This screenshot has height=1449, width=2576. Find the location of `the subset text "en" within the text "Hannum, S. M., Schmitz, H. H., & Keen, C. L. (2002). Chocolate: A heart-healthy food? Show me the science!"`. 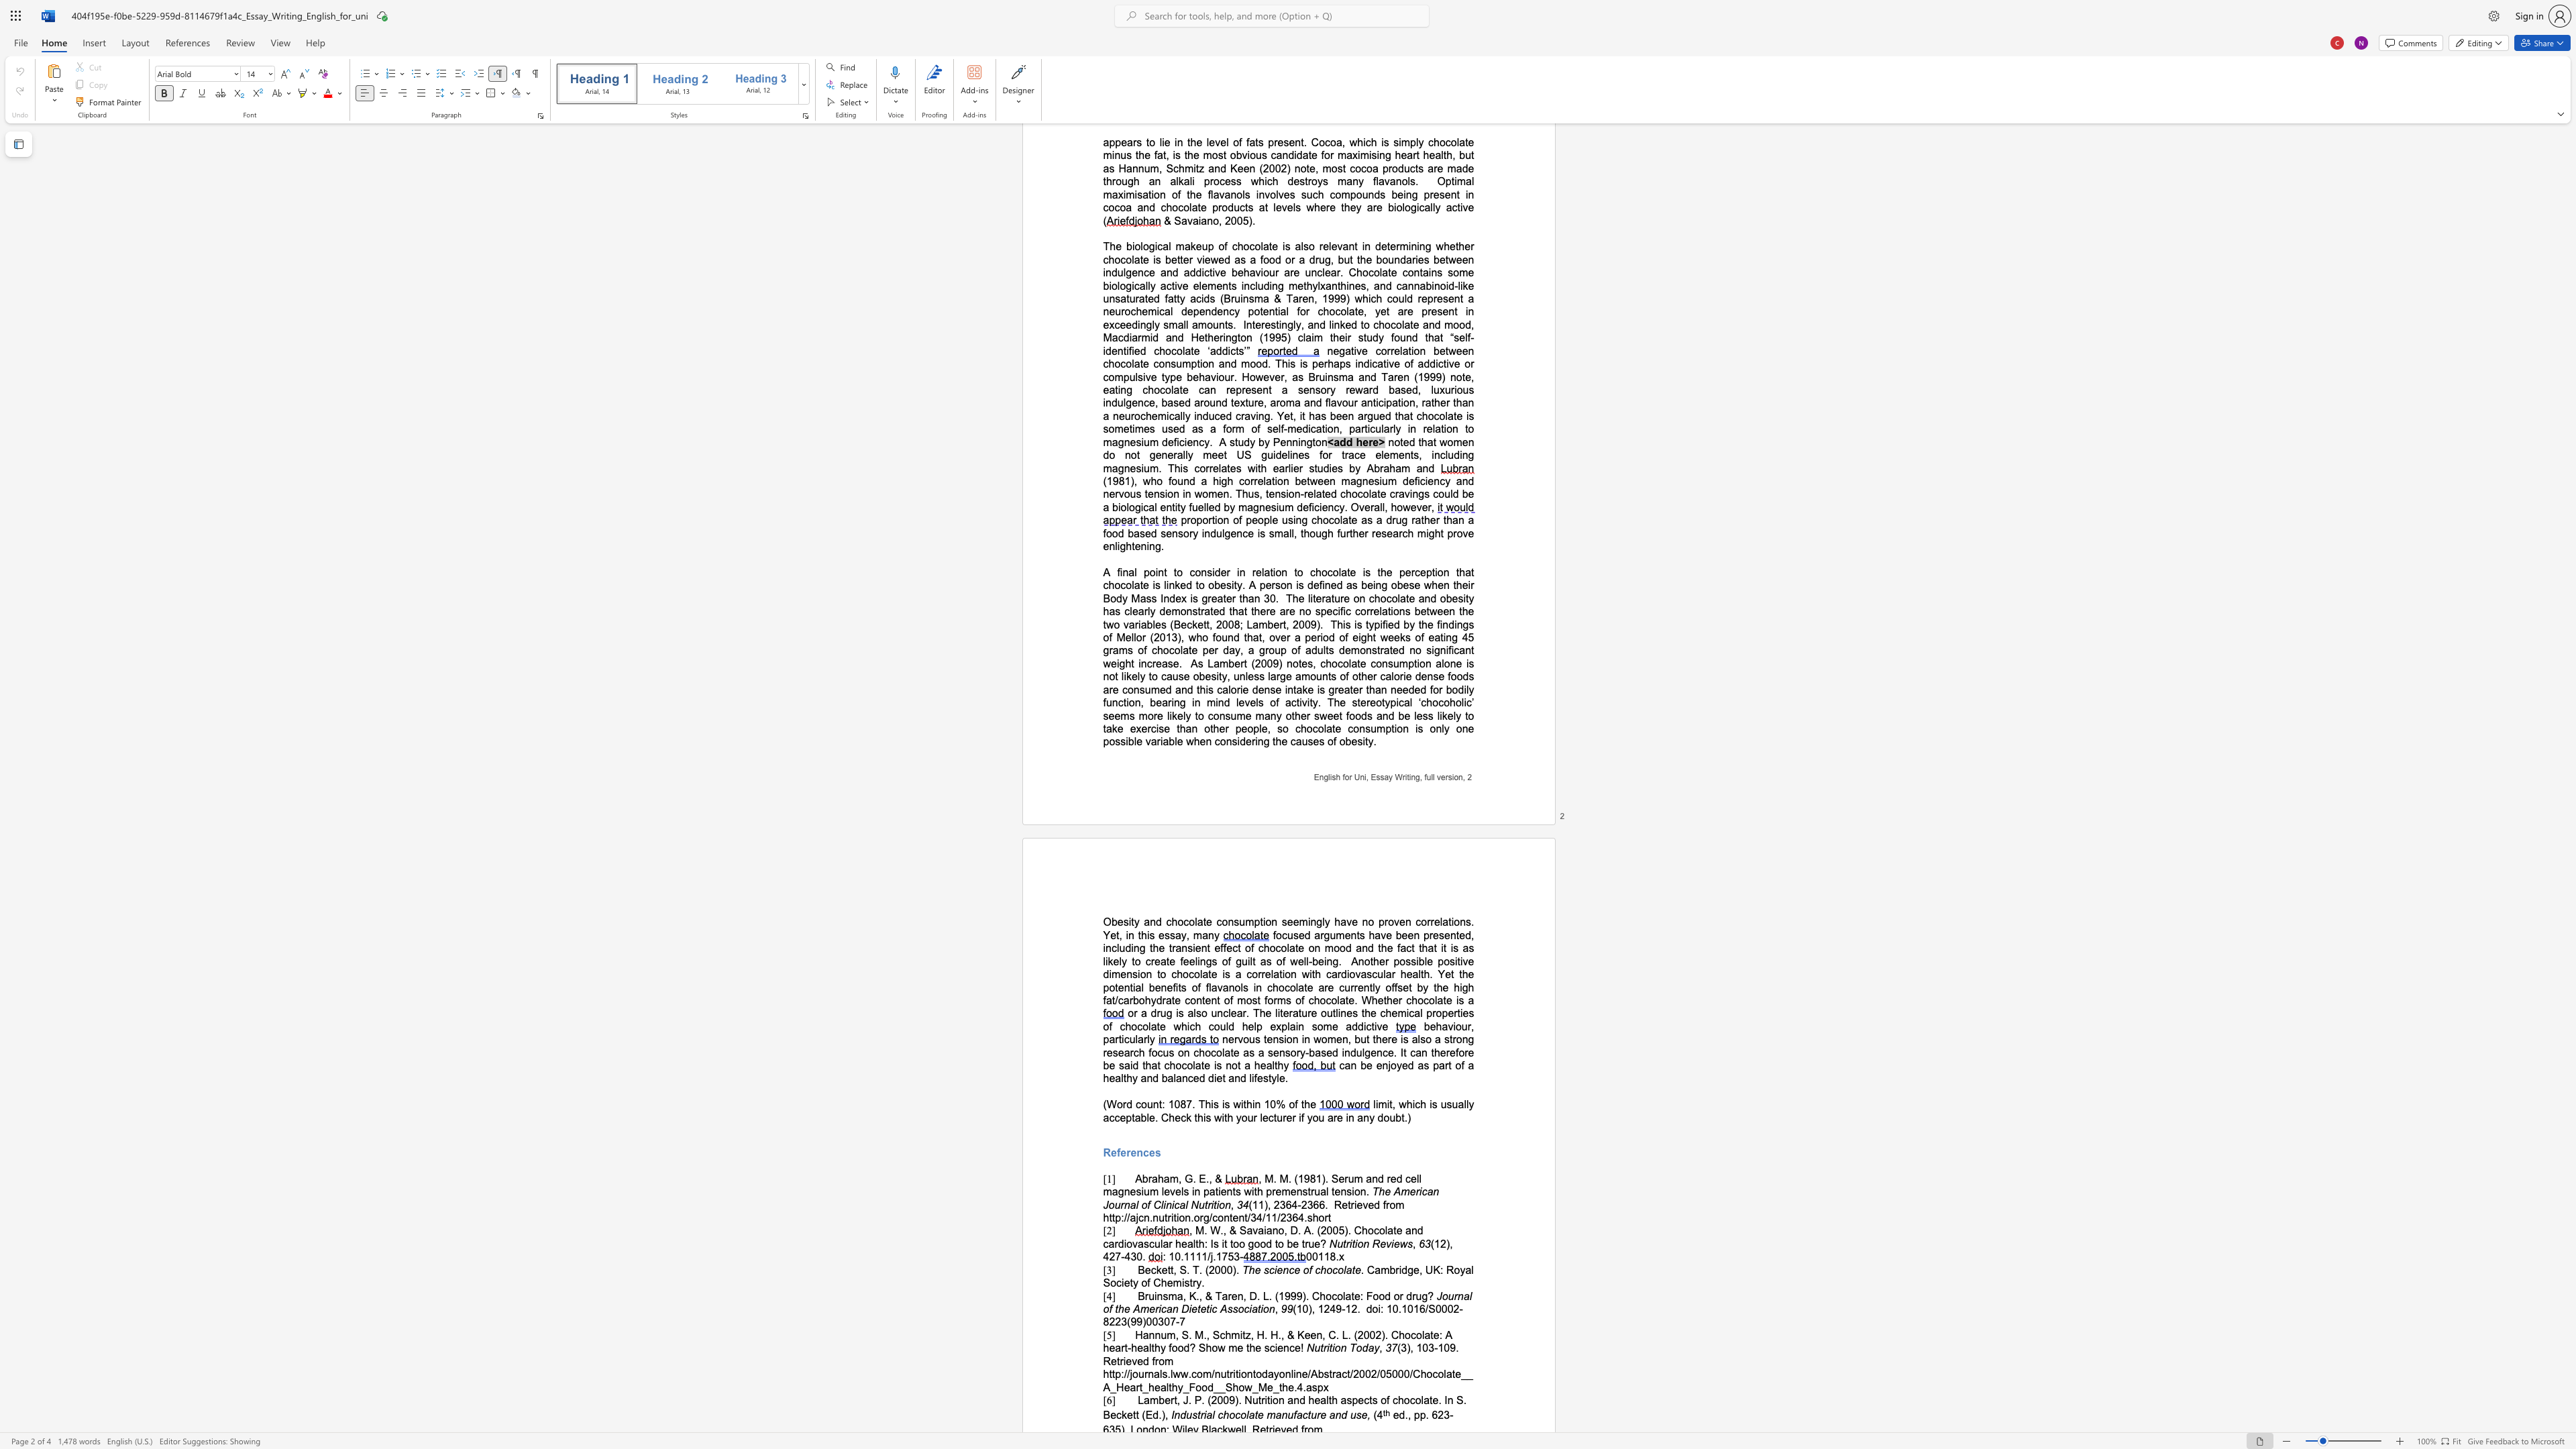

the subset text "en" within the text "Hannum, S. M., Schmitz, H. H., & Keen, C. L. (2002). Chocolate: A heart-healthy food? Show me the science!" is located at coordinates (1276, 1347).